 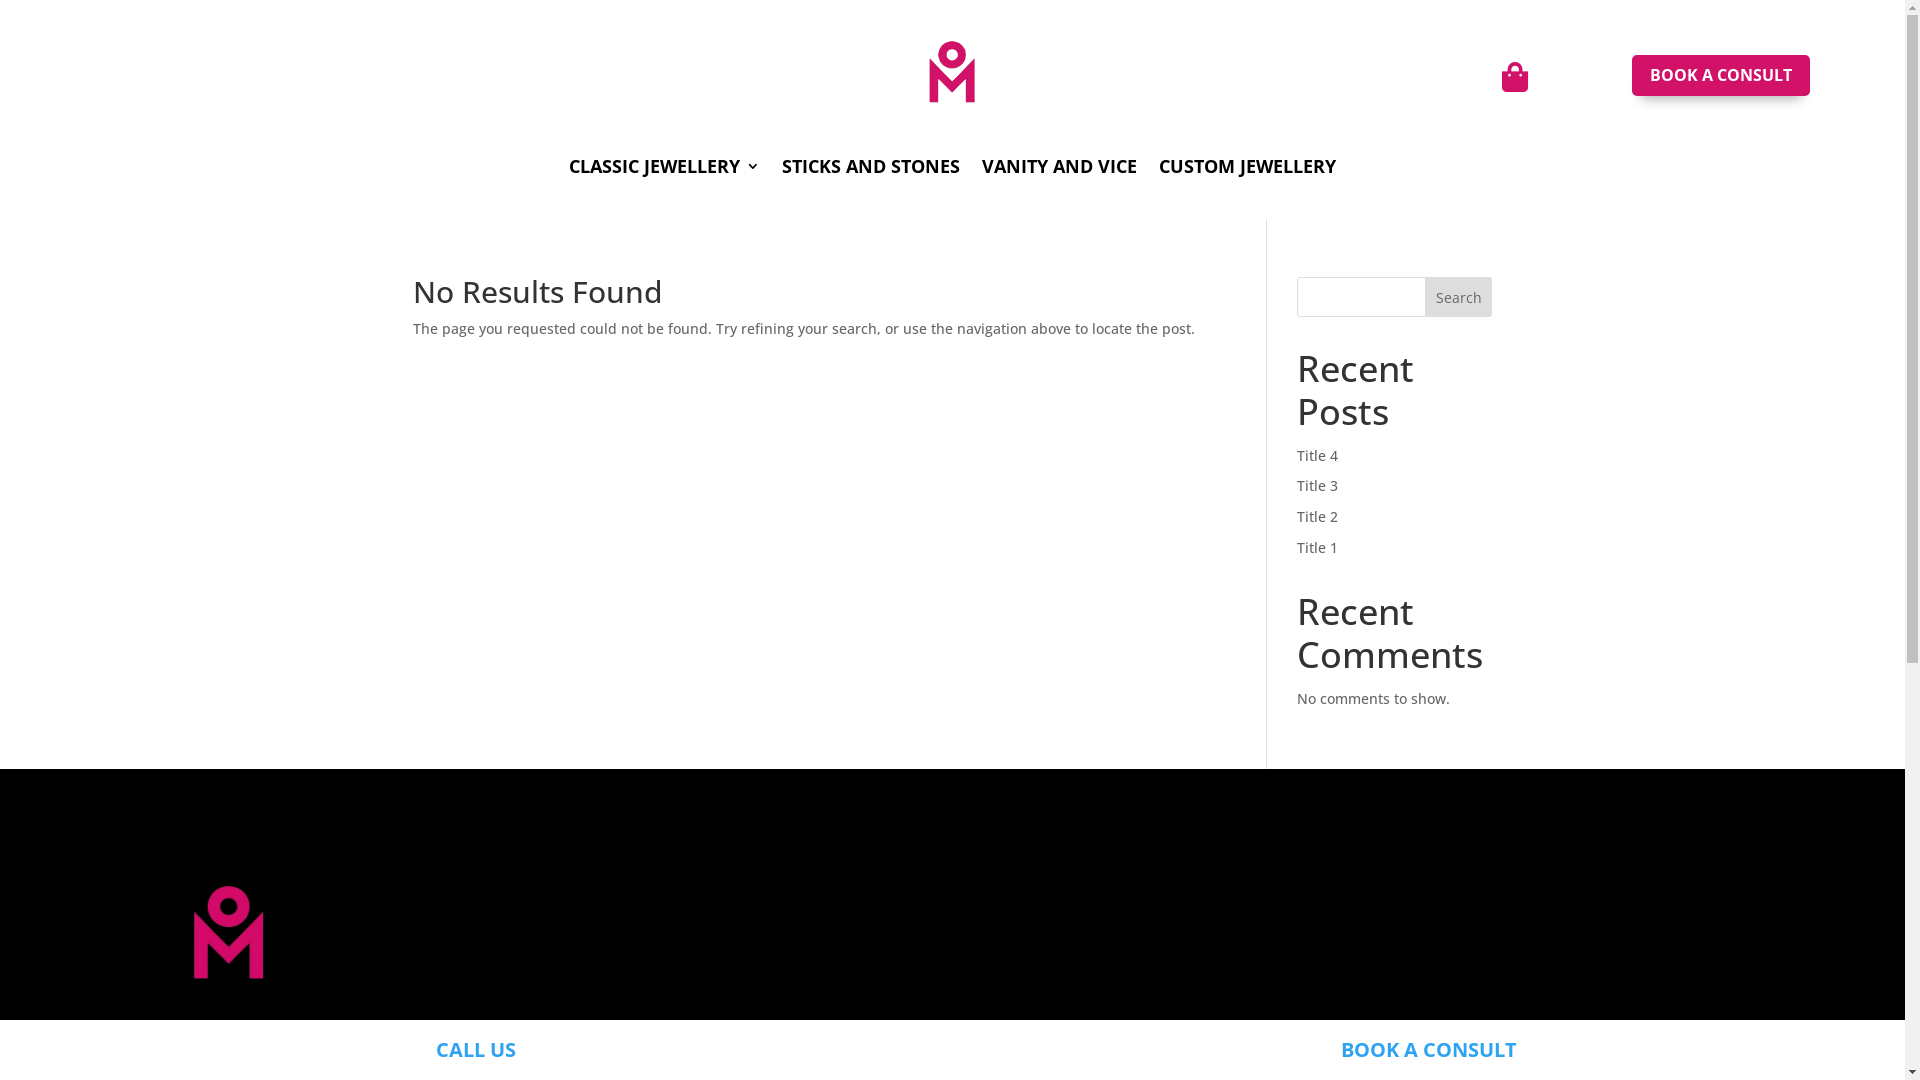 I want to click on 'CUSTOM JEWELLERY', so click(x=1158, y=168).